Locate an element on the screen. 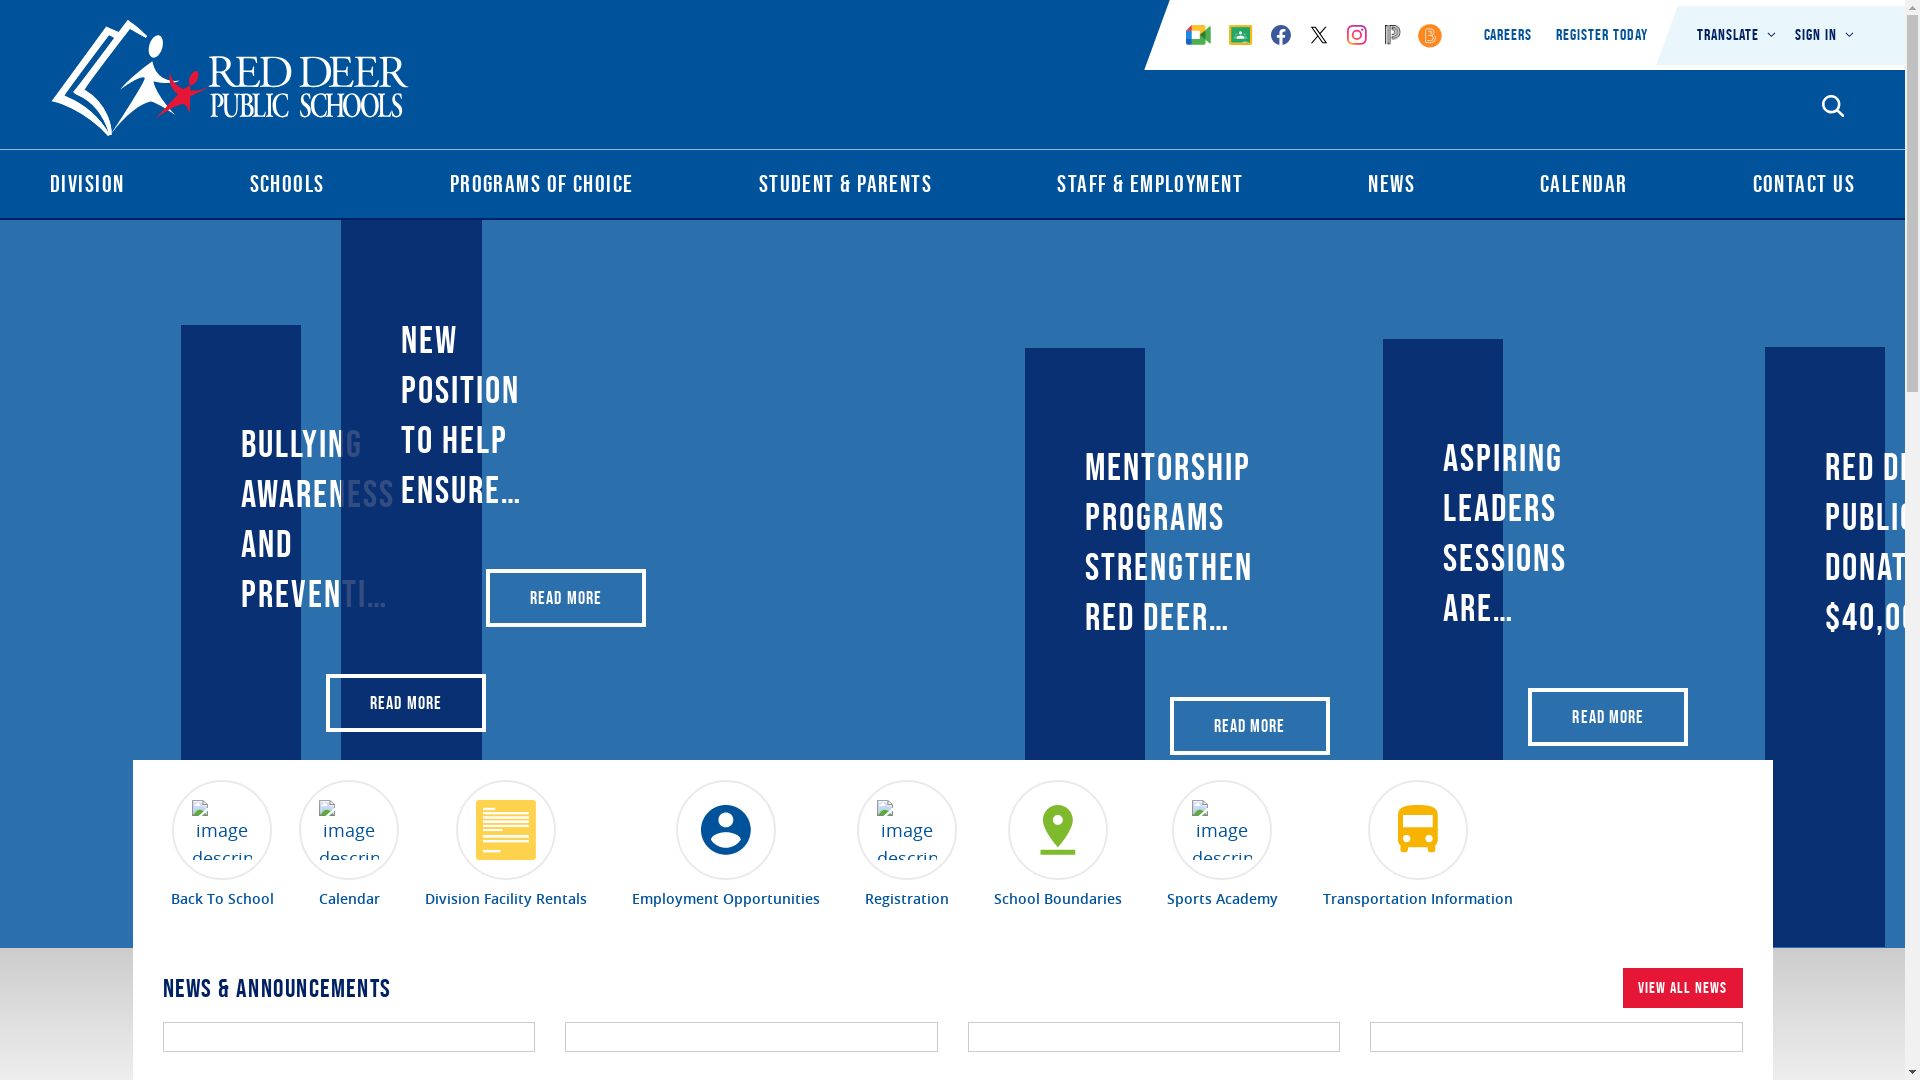  'Calendar' is located at coordinates (348, 844).